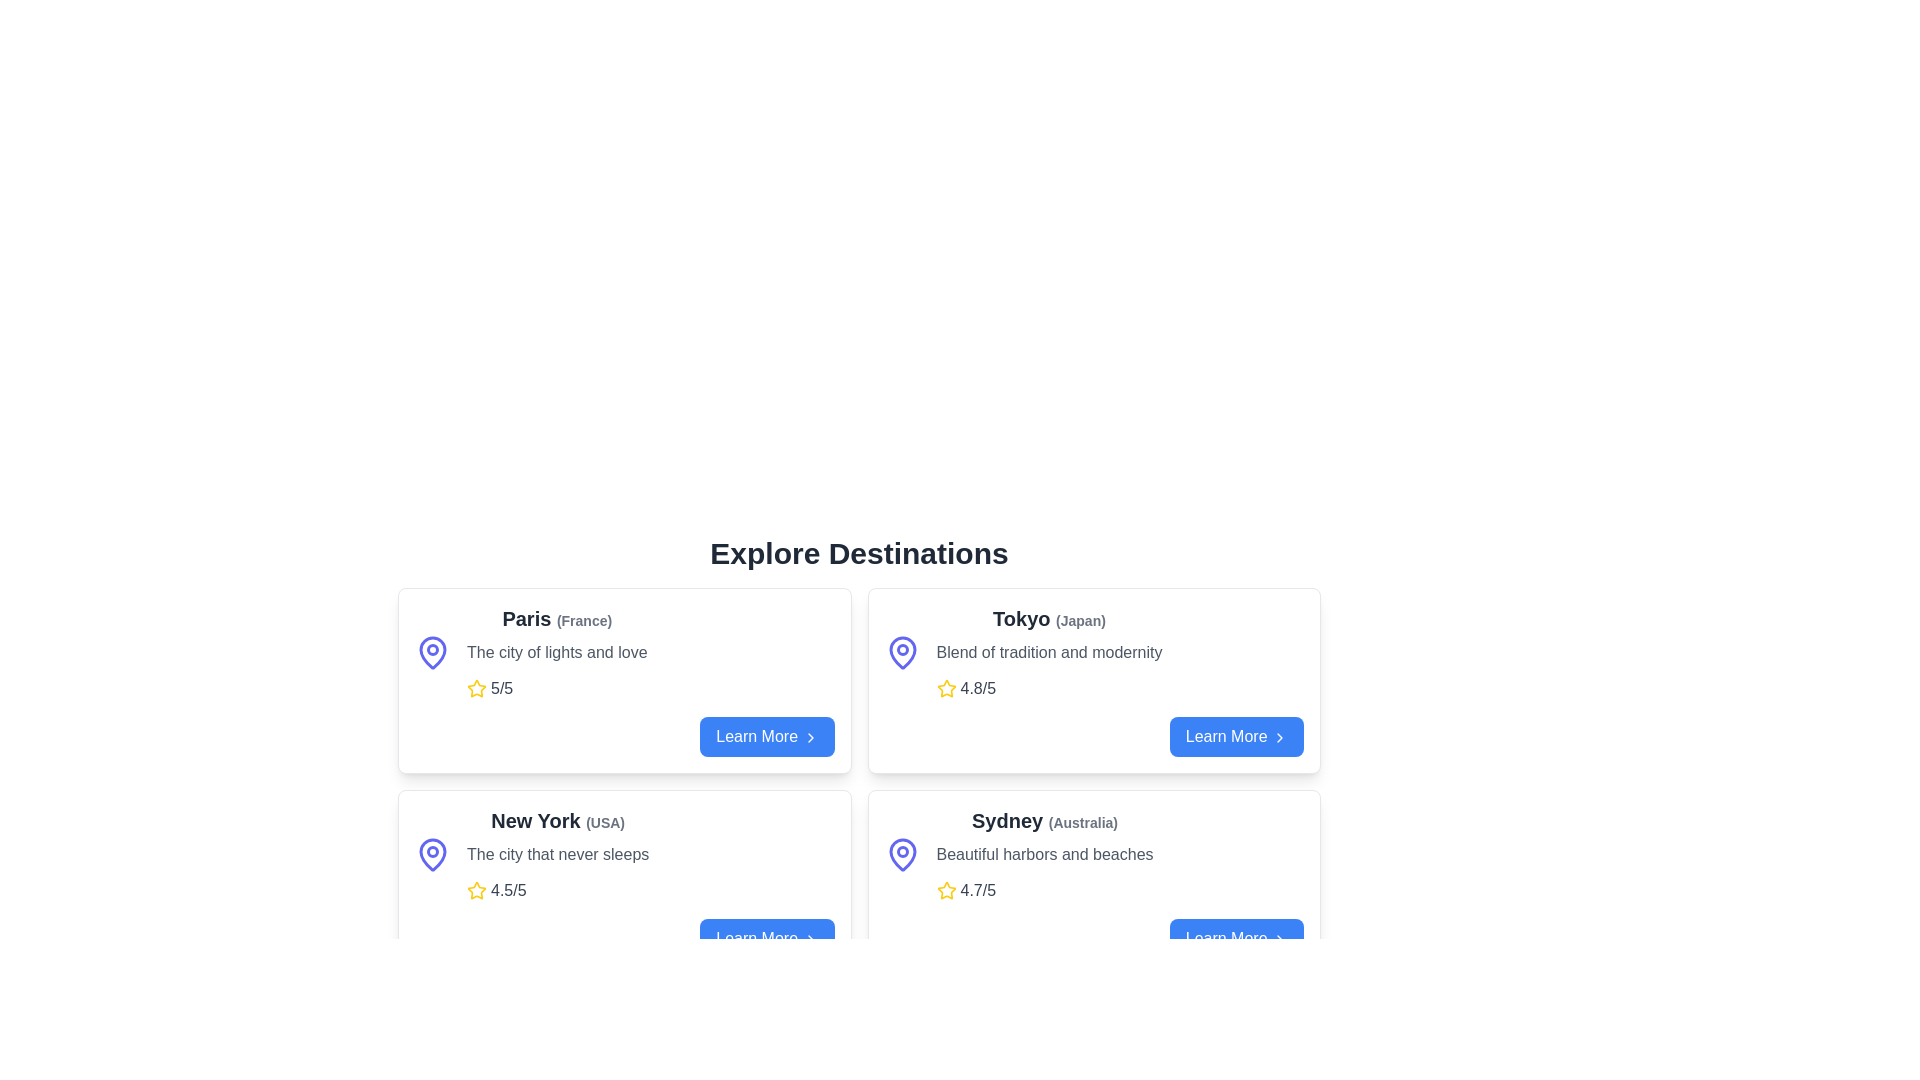 The width and height of the screenshot is (1920, 1080). Describe the element at coordinates (1280, 736) in the screenshot. I see `the chevron icon located at the bottom-right corner of the 'Tokyo (Japan)' card, which serves as a visual indicator for the 'Learn More' button` at that location.